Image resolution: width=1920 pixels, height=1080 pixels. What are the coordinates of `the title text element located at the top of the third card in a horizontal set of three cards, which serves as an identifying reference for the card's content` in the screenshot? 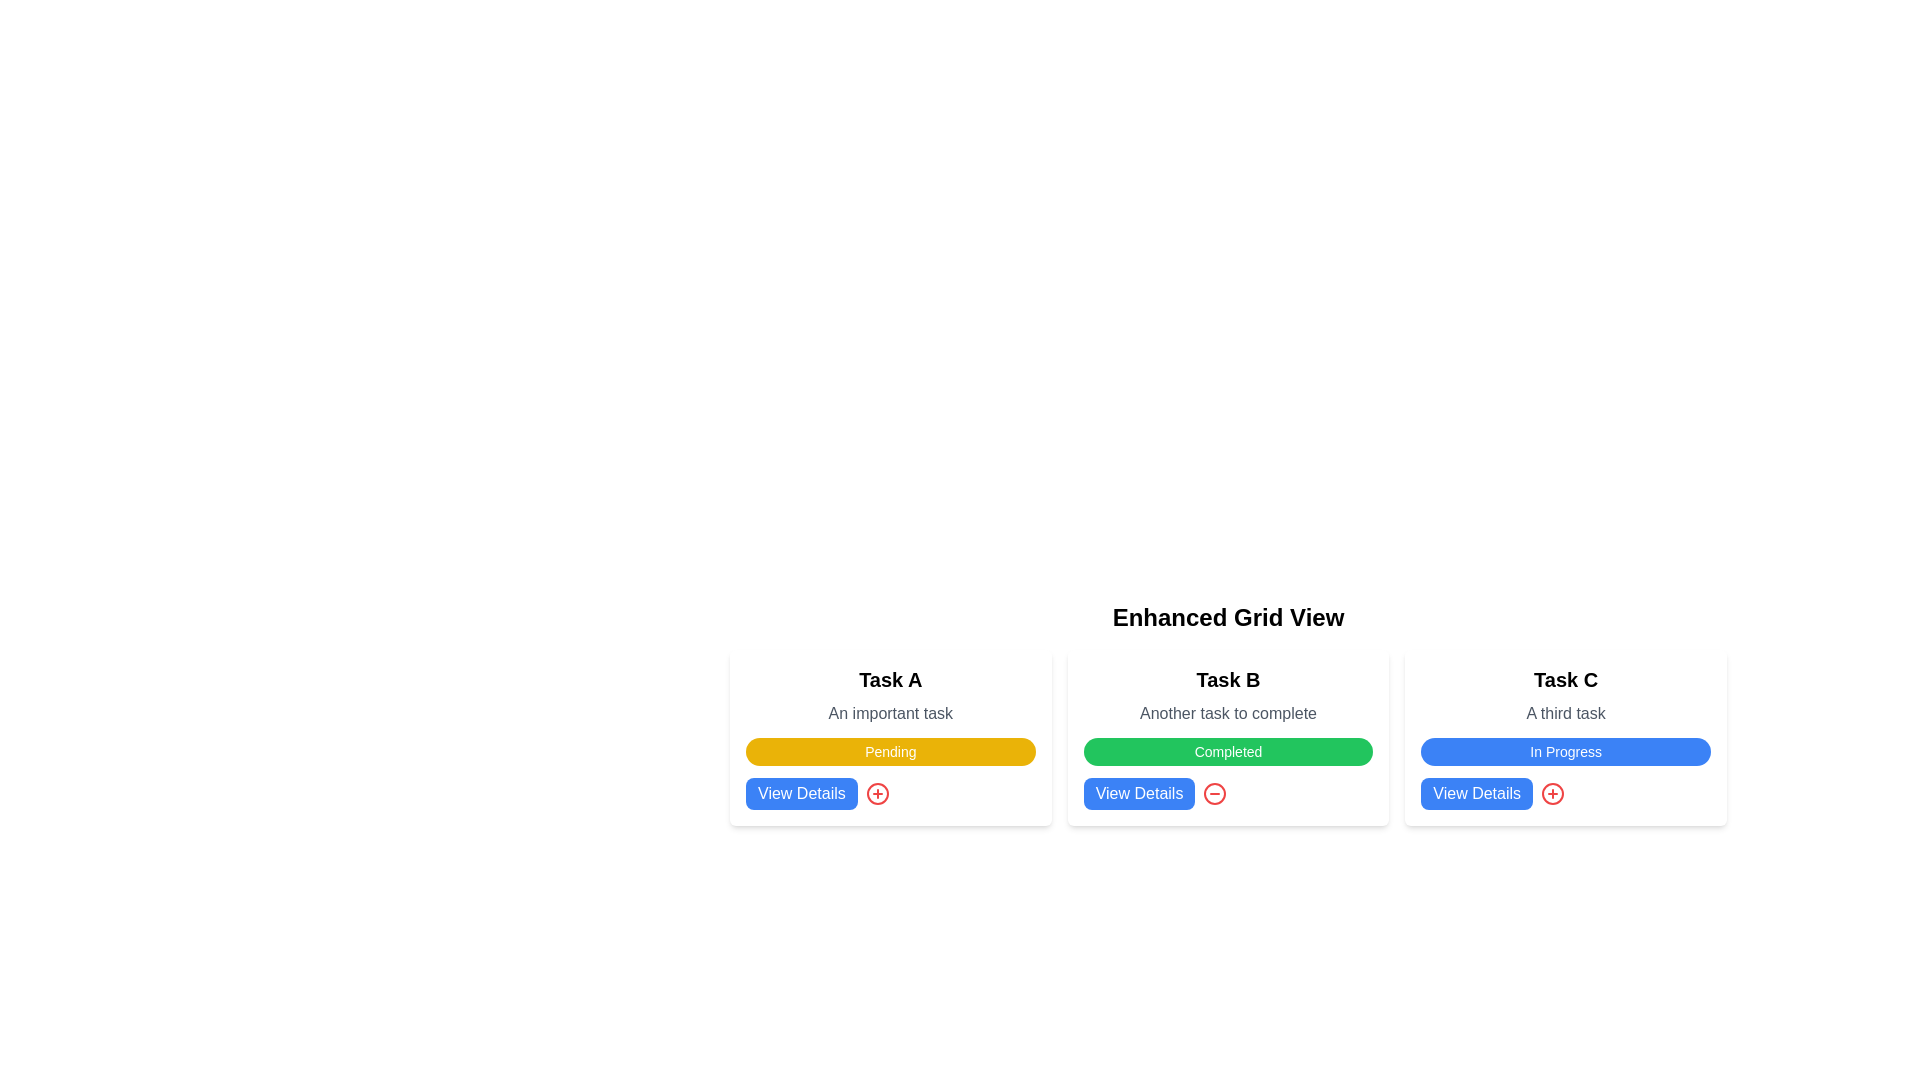 It's located at (1565, 678).